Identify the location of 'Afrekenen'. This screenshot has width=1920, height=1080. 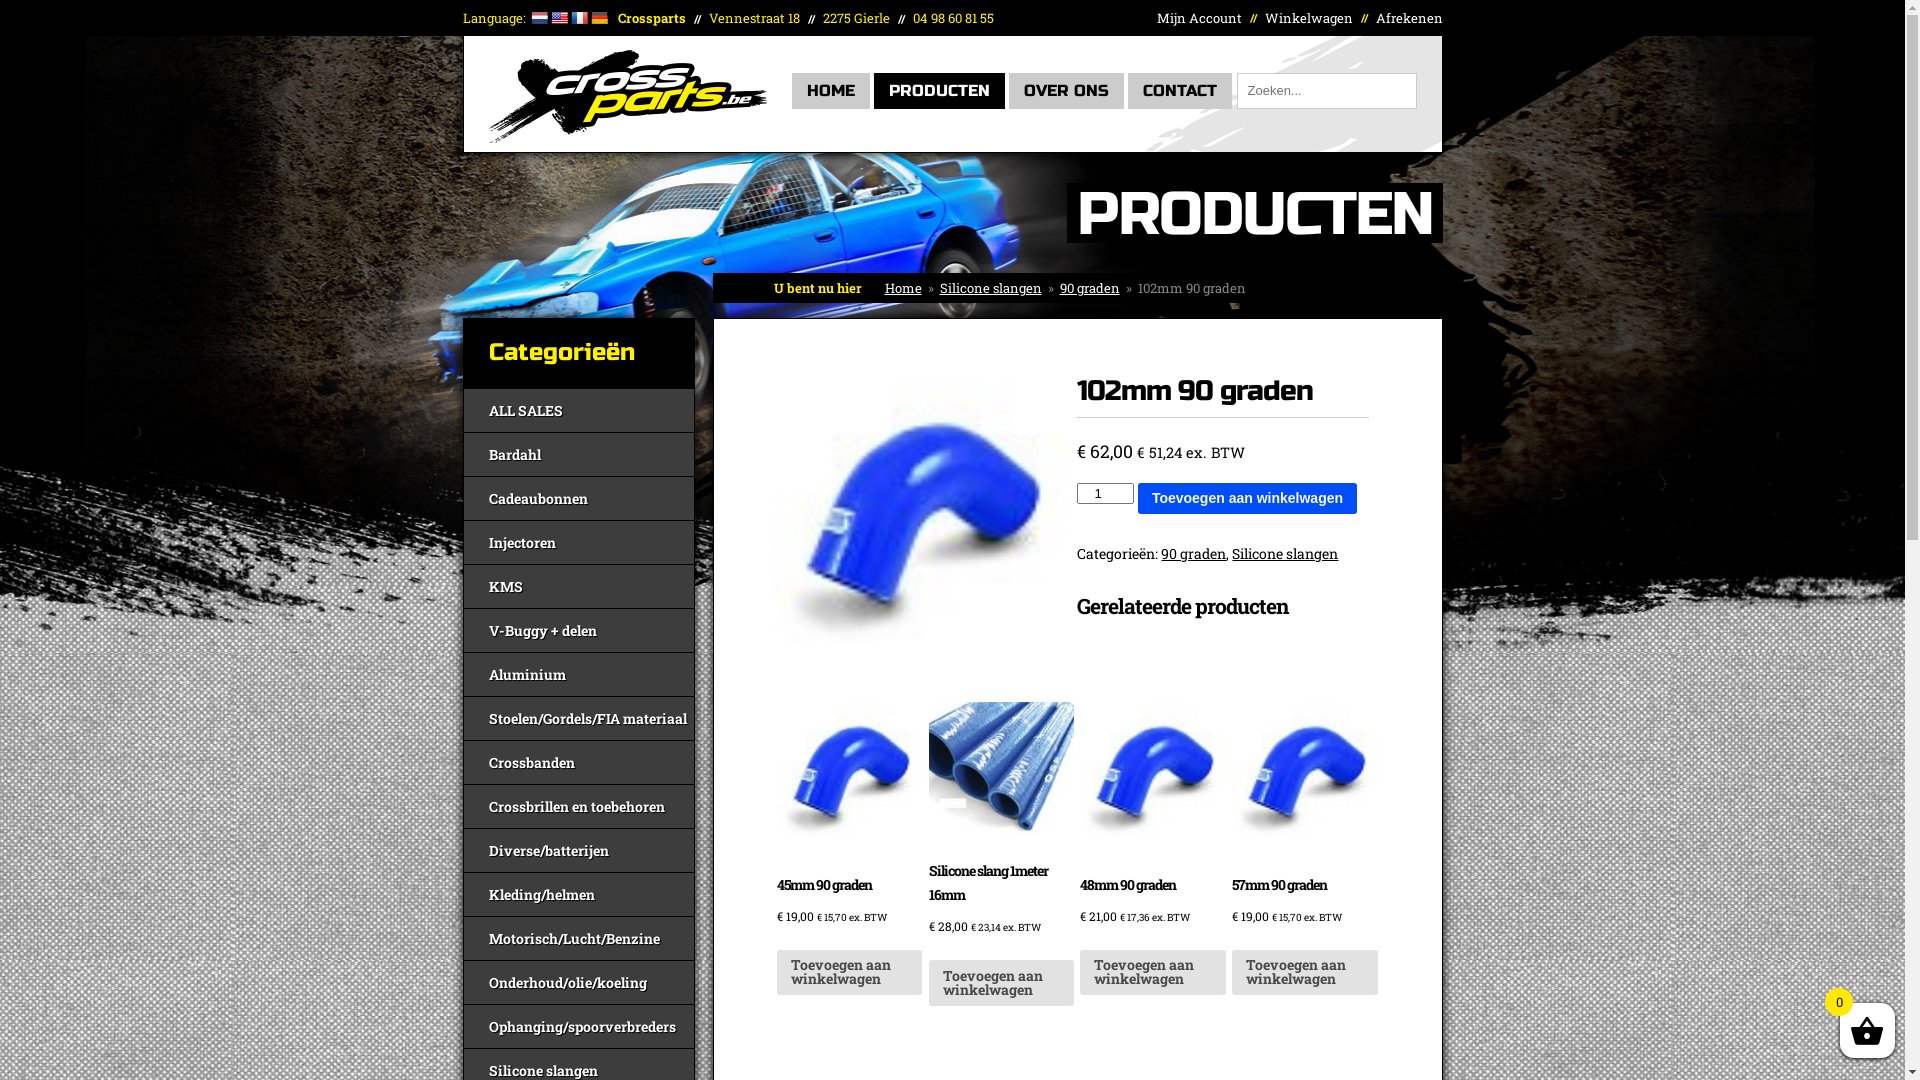
(1408, 18).